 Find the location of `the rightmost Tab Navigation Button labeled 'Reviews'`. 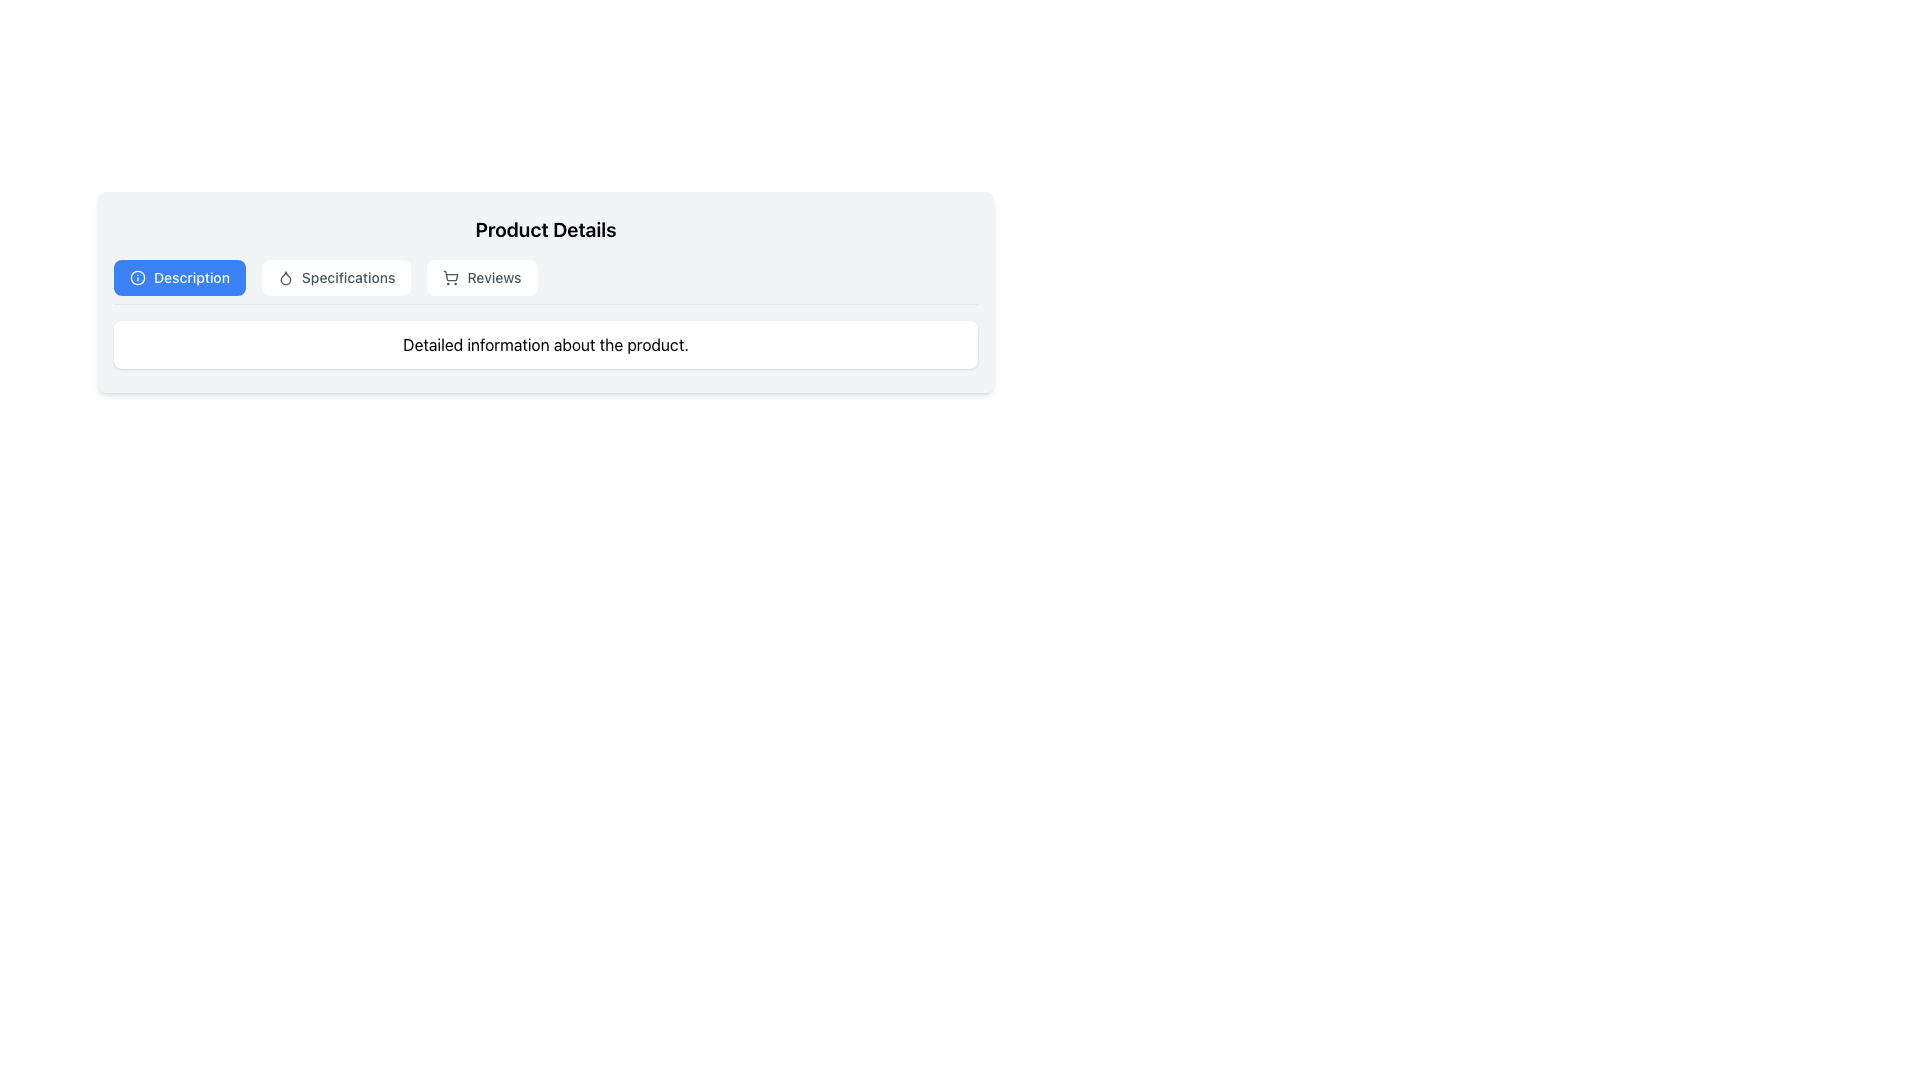

the rightmost Tab Navigation Button labeled 'Reviews' is located at coordinates (482, 277).